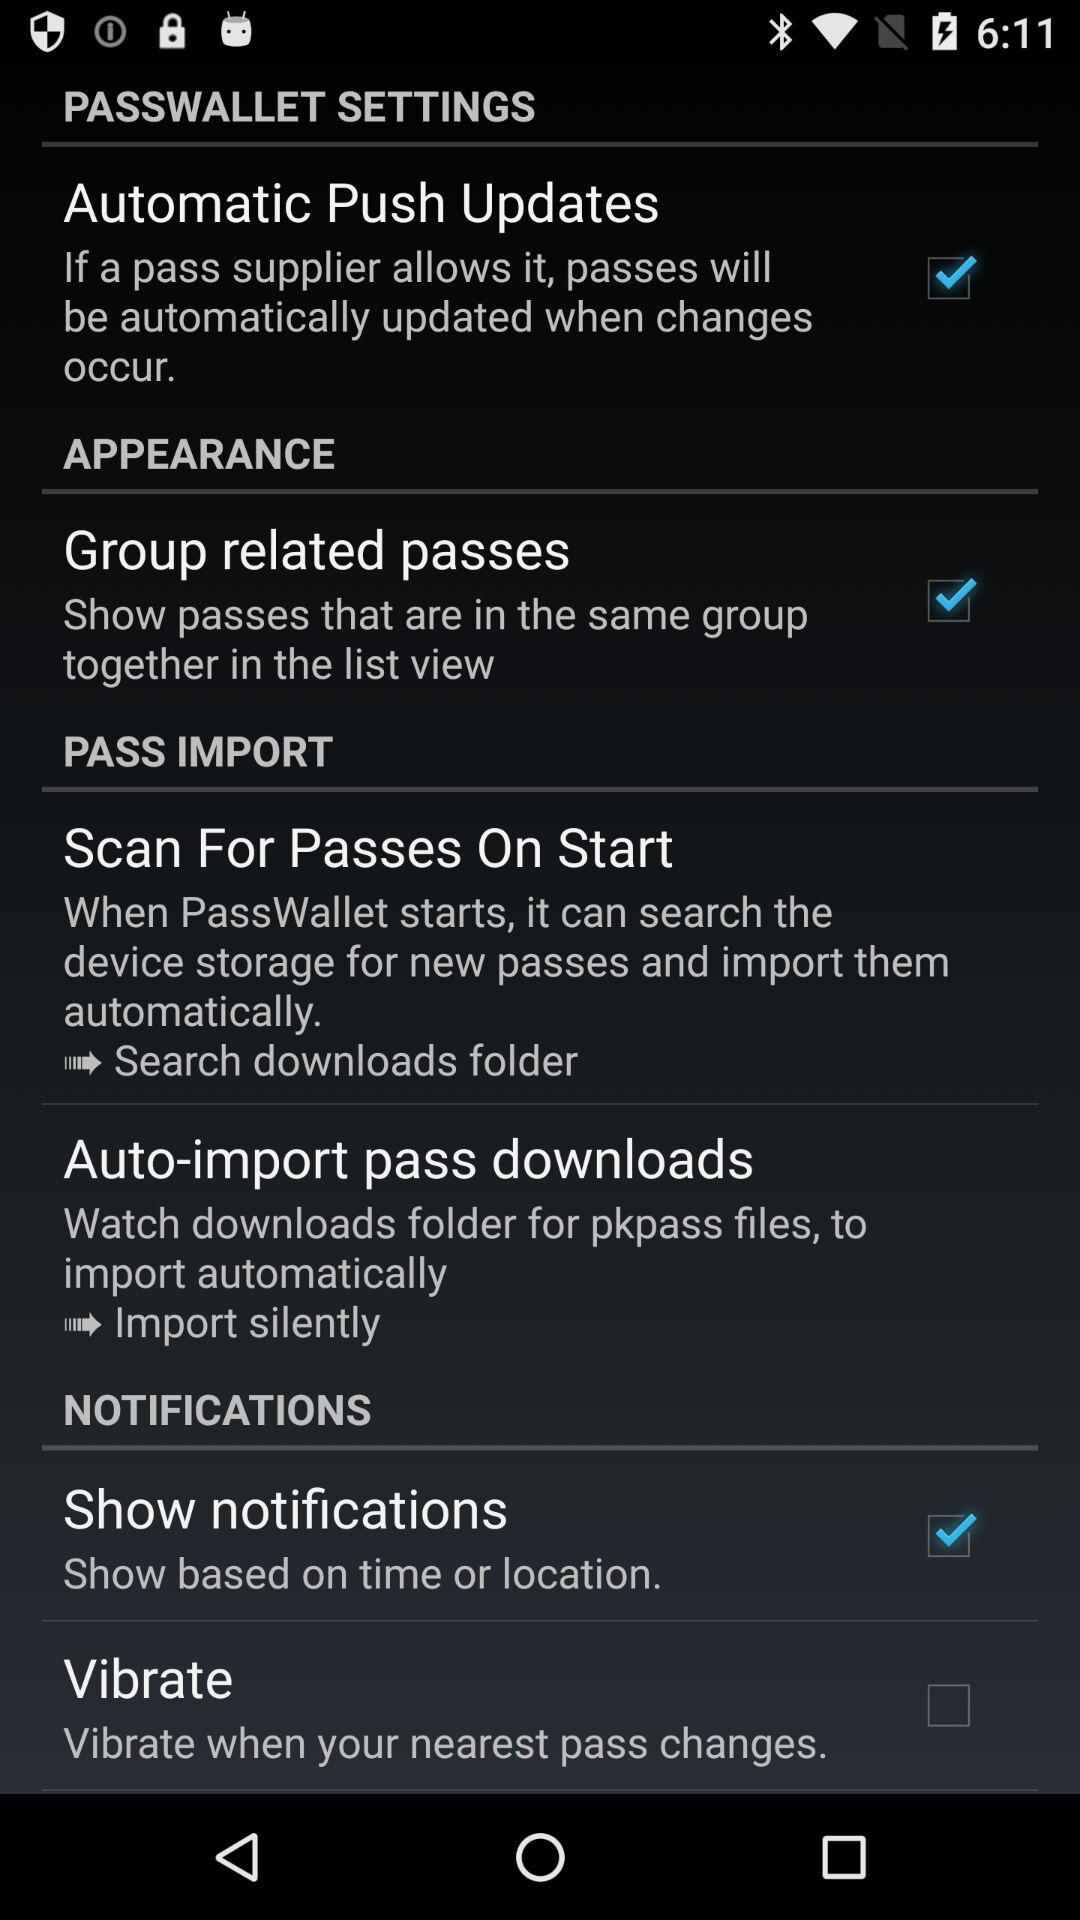 The image size is (1080, 1920). Describe the element at coordinates (463, 314) in the screenshot. I see `if a pass item` at that location.